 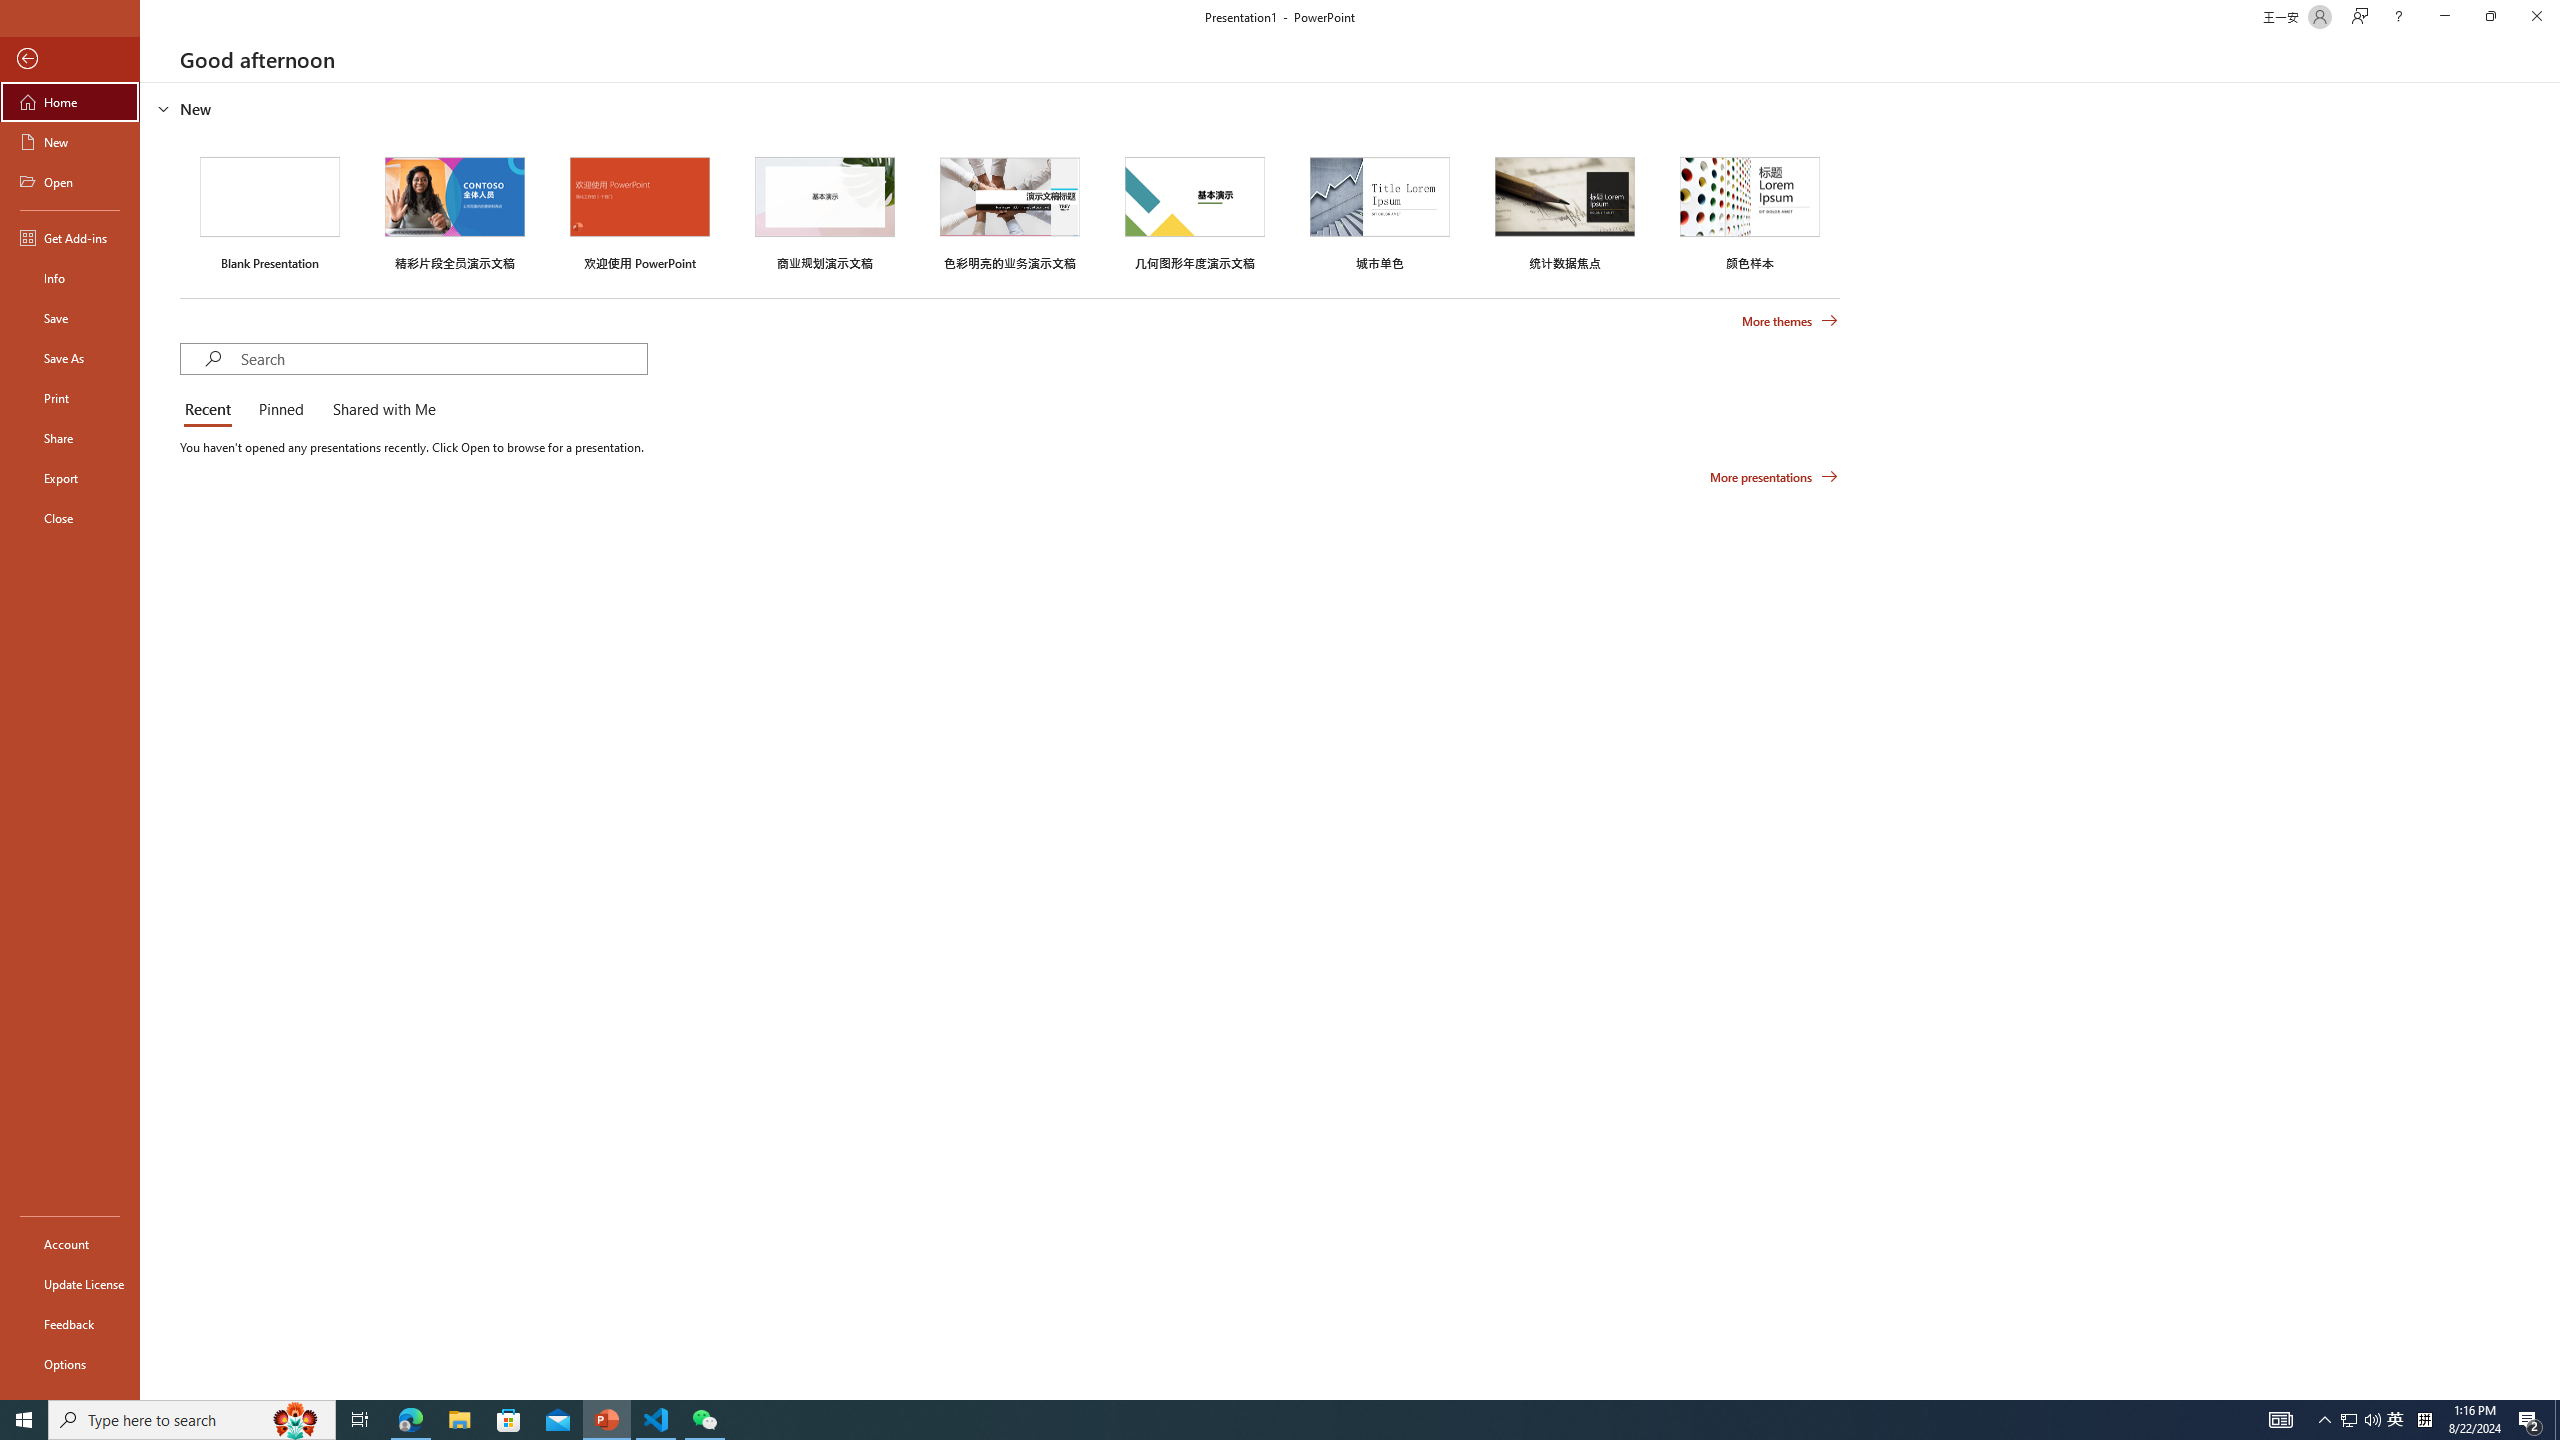 I want to click on 'Update License', so click(x=69, y=1283).